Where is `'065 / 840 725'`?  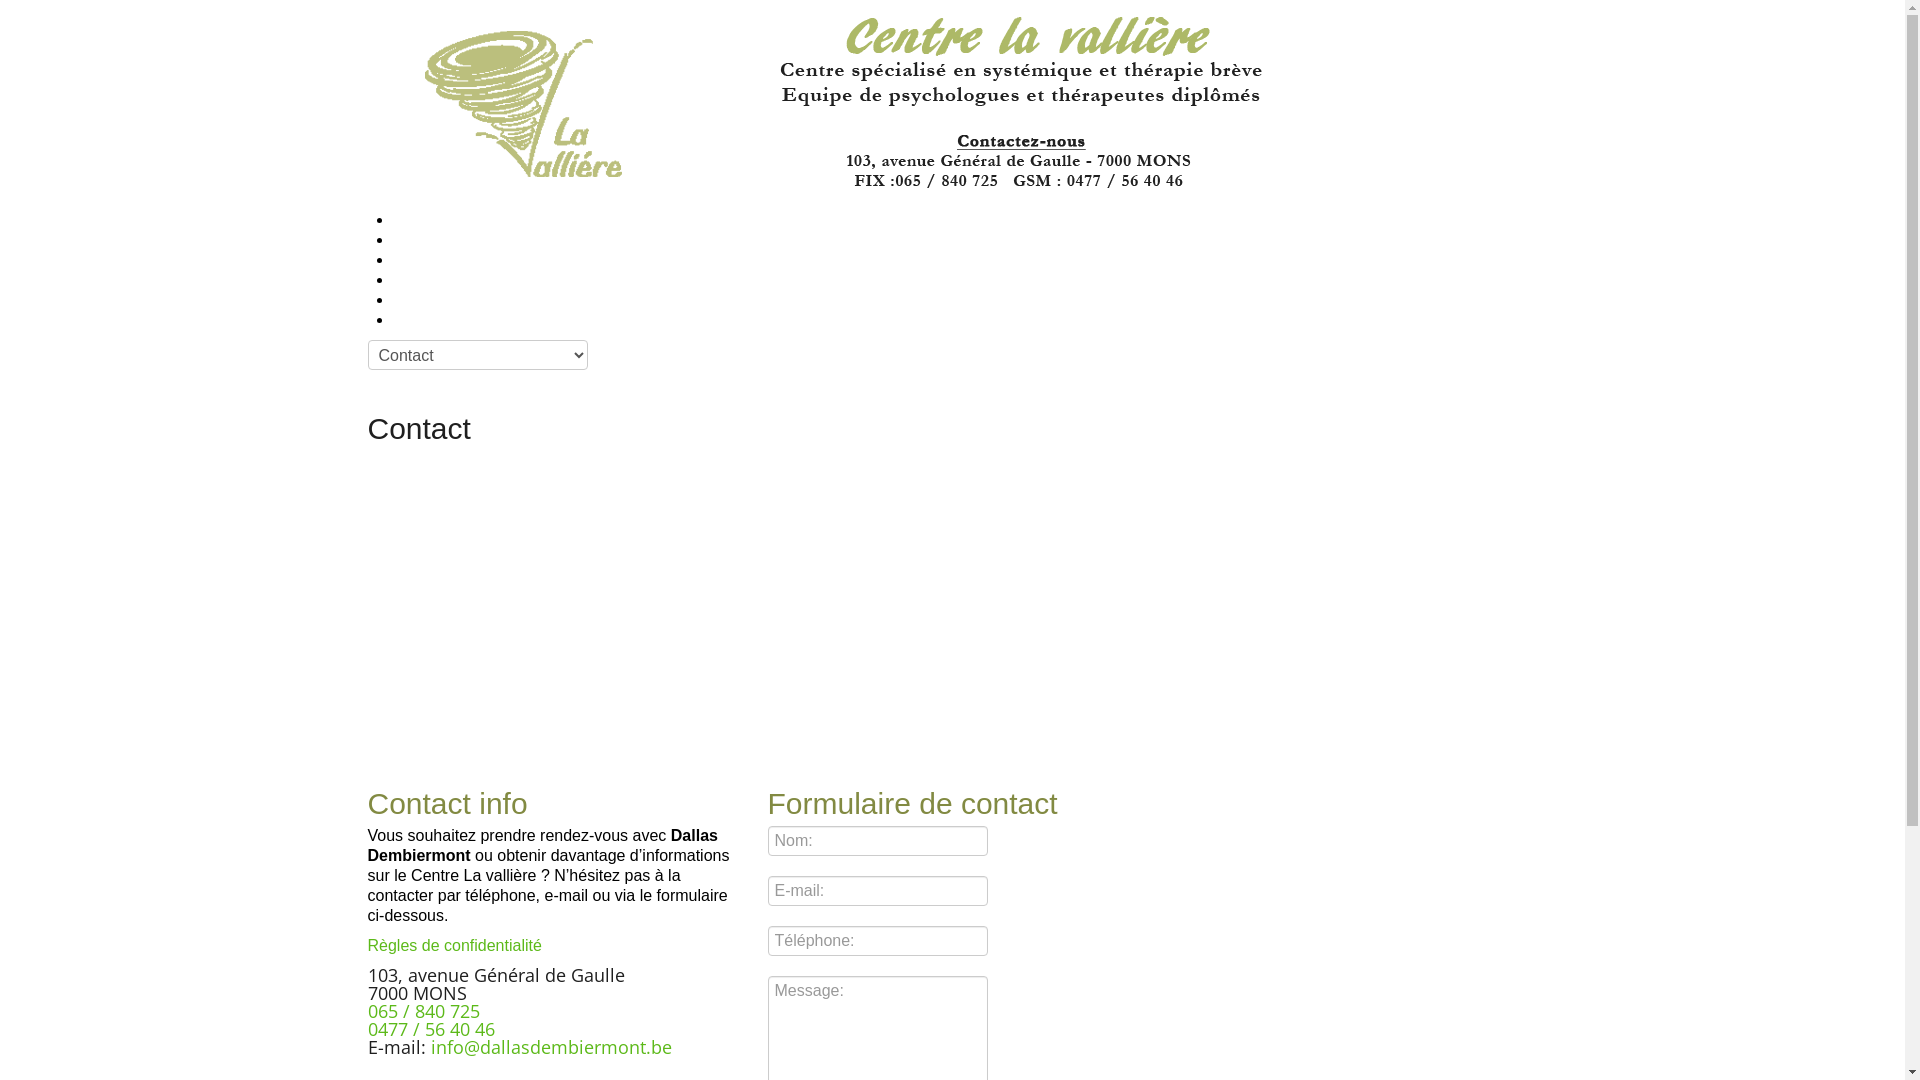 '065 / 840 725' is located at coordinates (368, 1010).